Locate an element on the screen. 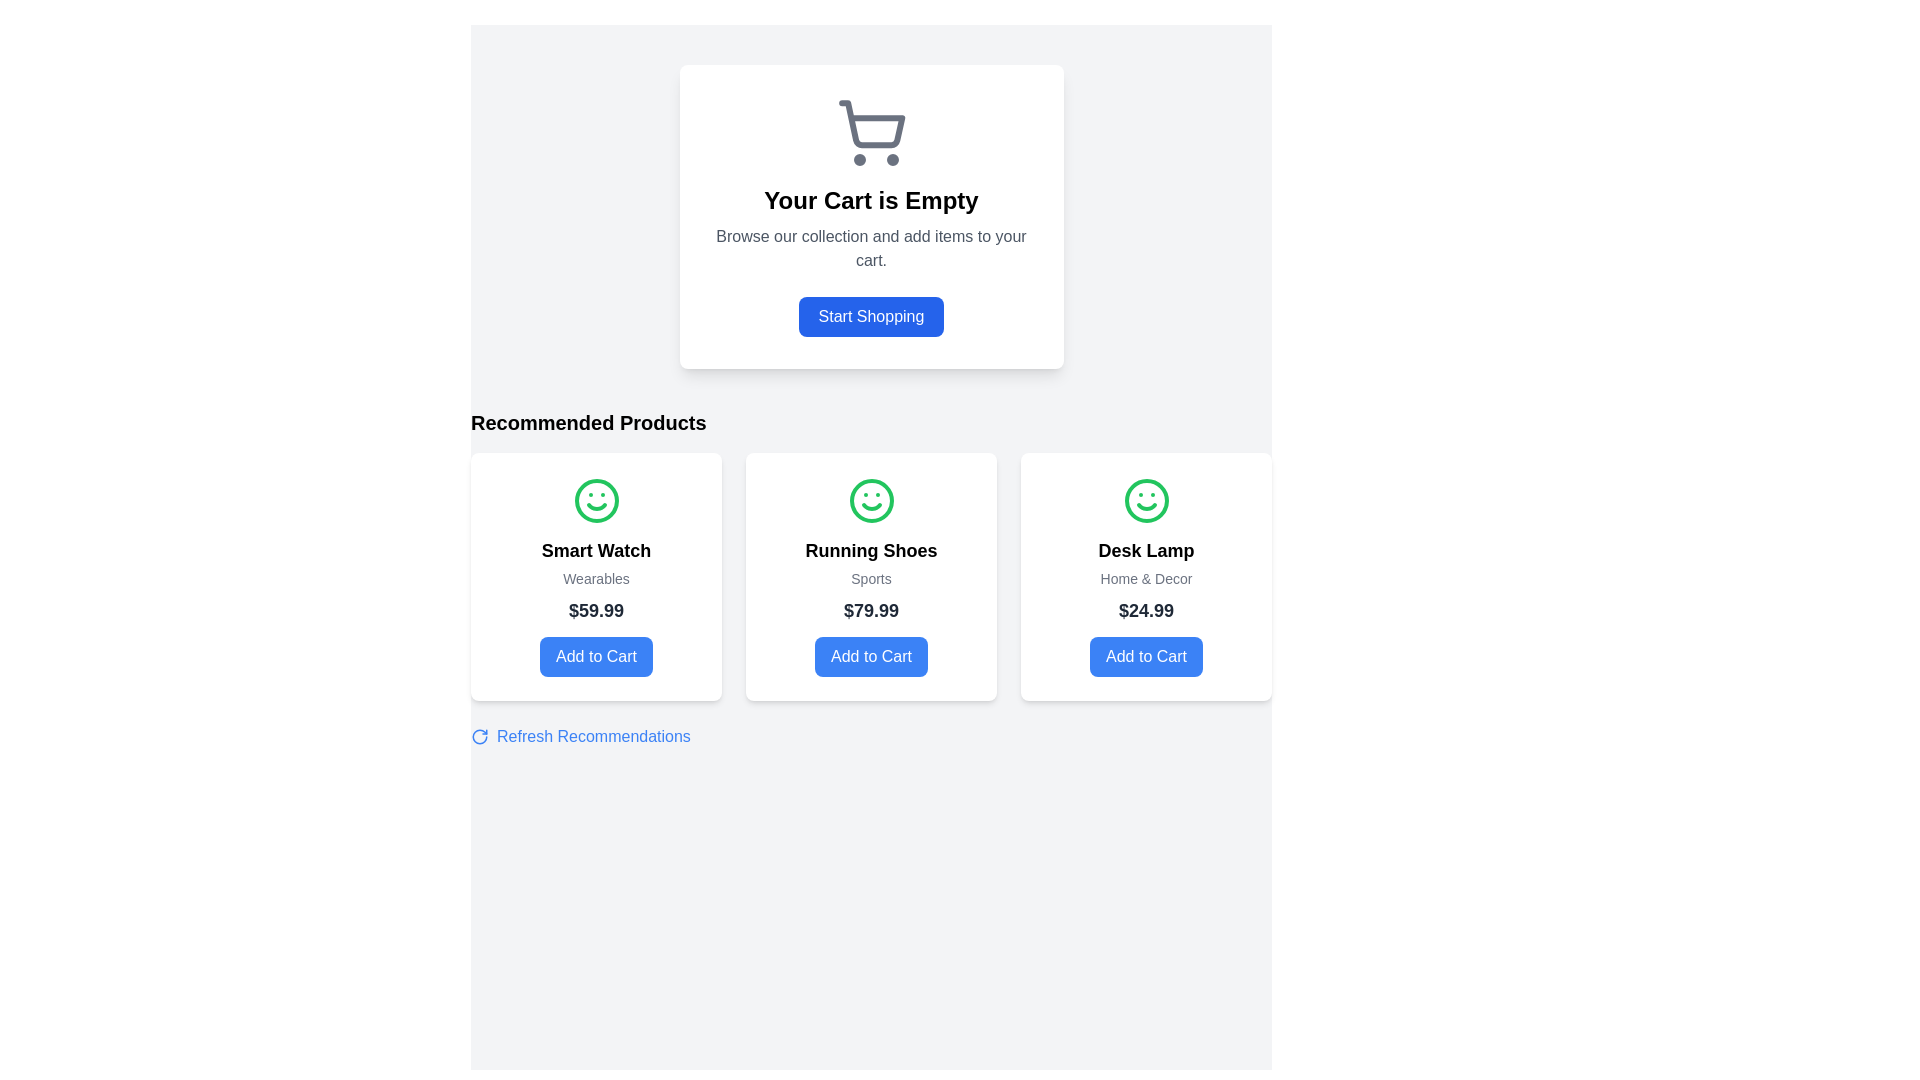 Image resolution: width=1920 pixels, height=1080 pixels. the product title text located in the third card of the product recommendations section, which is situated below the smiley face icon and above the 'Home & Decor' category text is located at coordinates (1146, 551).